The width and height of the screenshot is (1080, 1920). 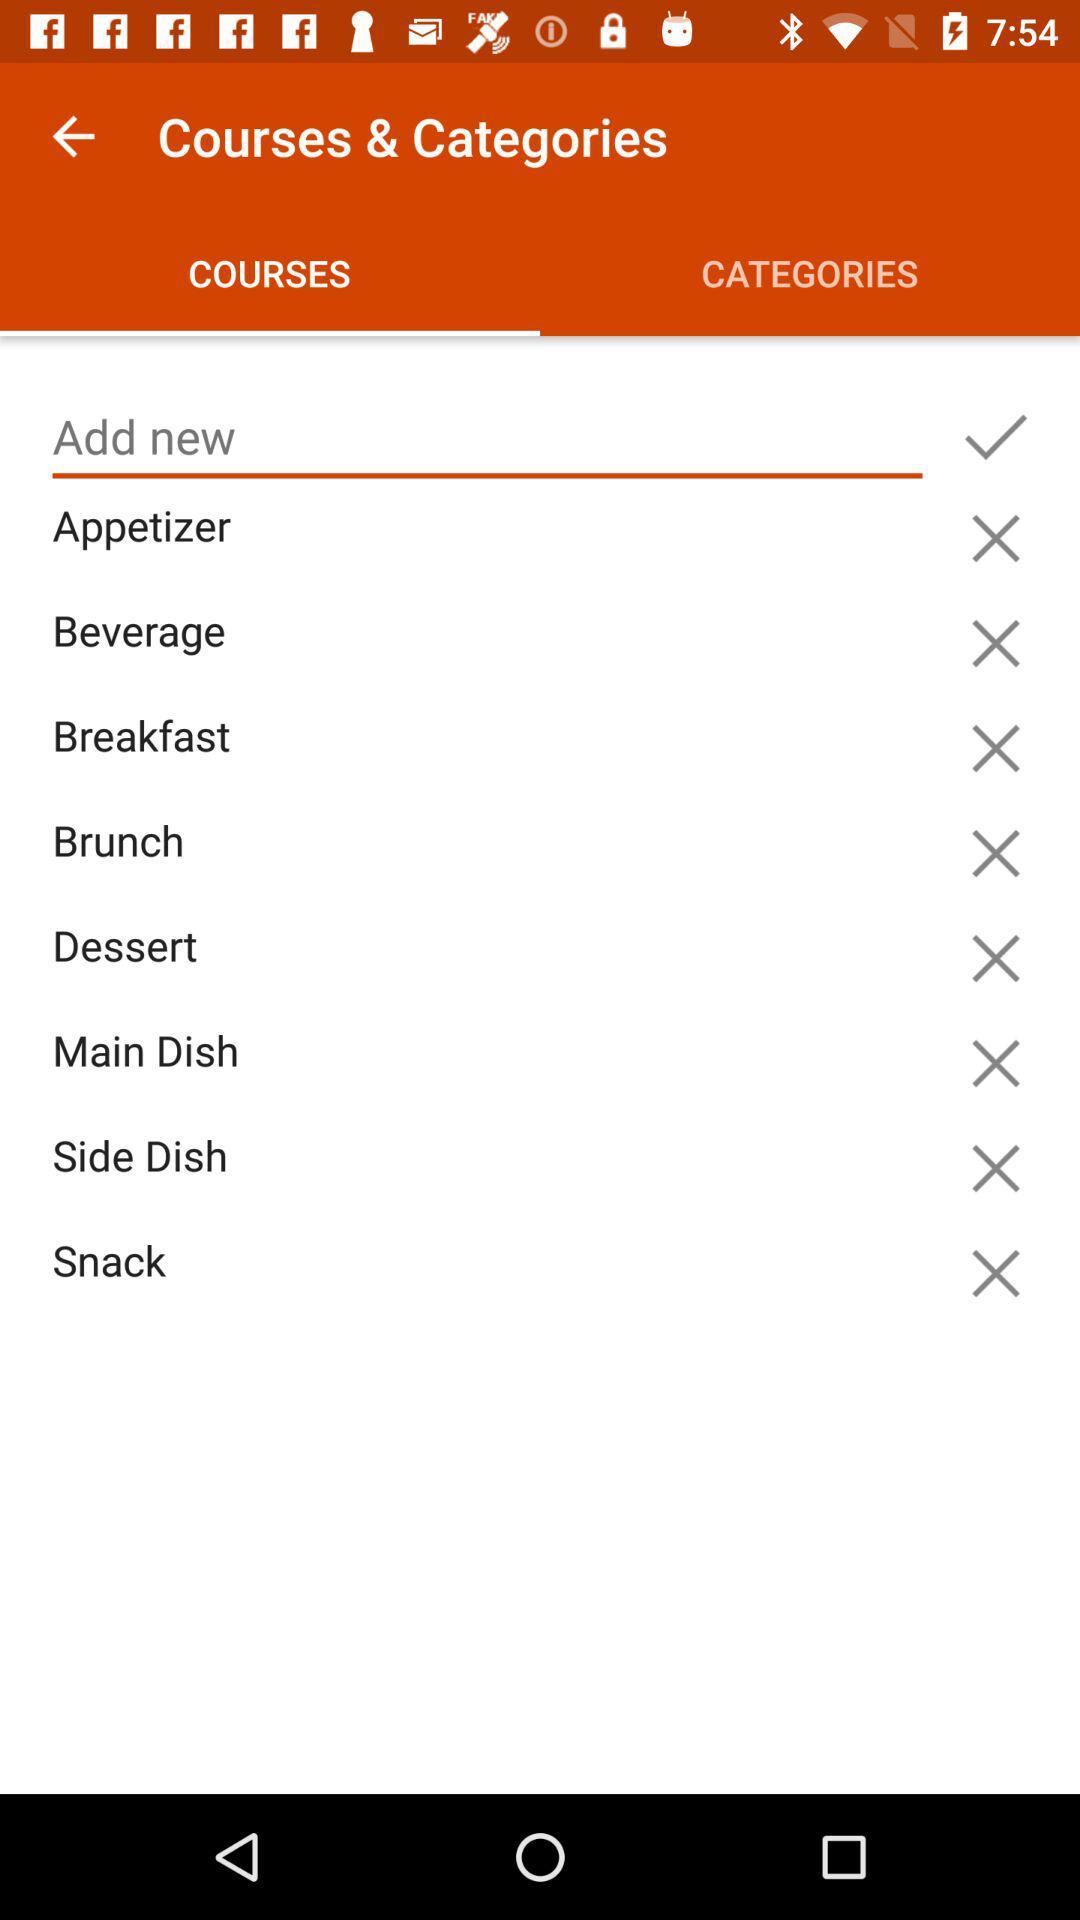 I want to click on the snack, so click(x=492, y=1283).